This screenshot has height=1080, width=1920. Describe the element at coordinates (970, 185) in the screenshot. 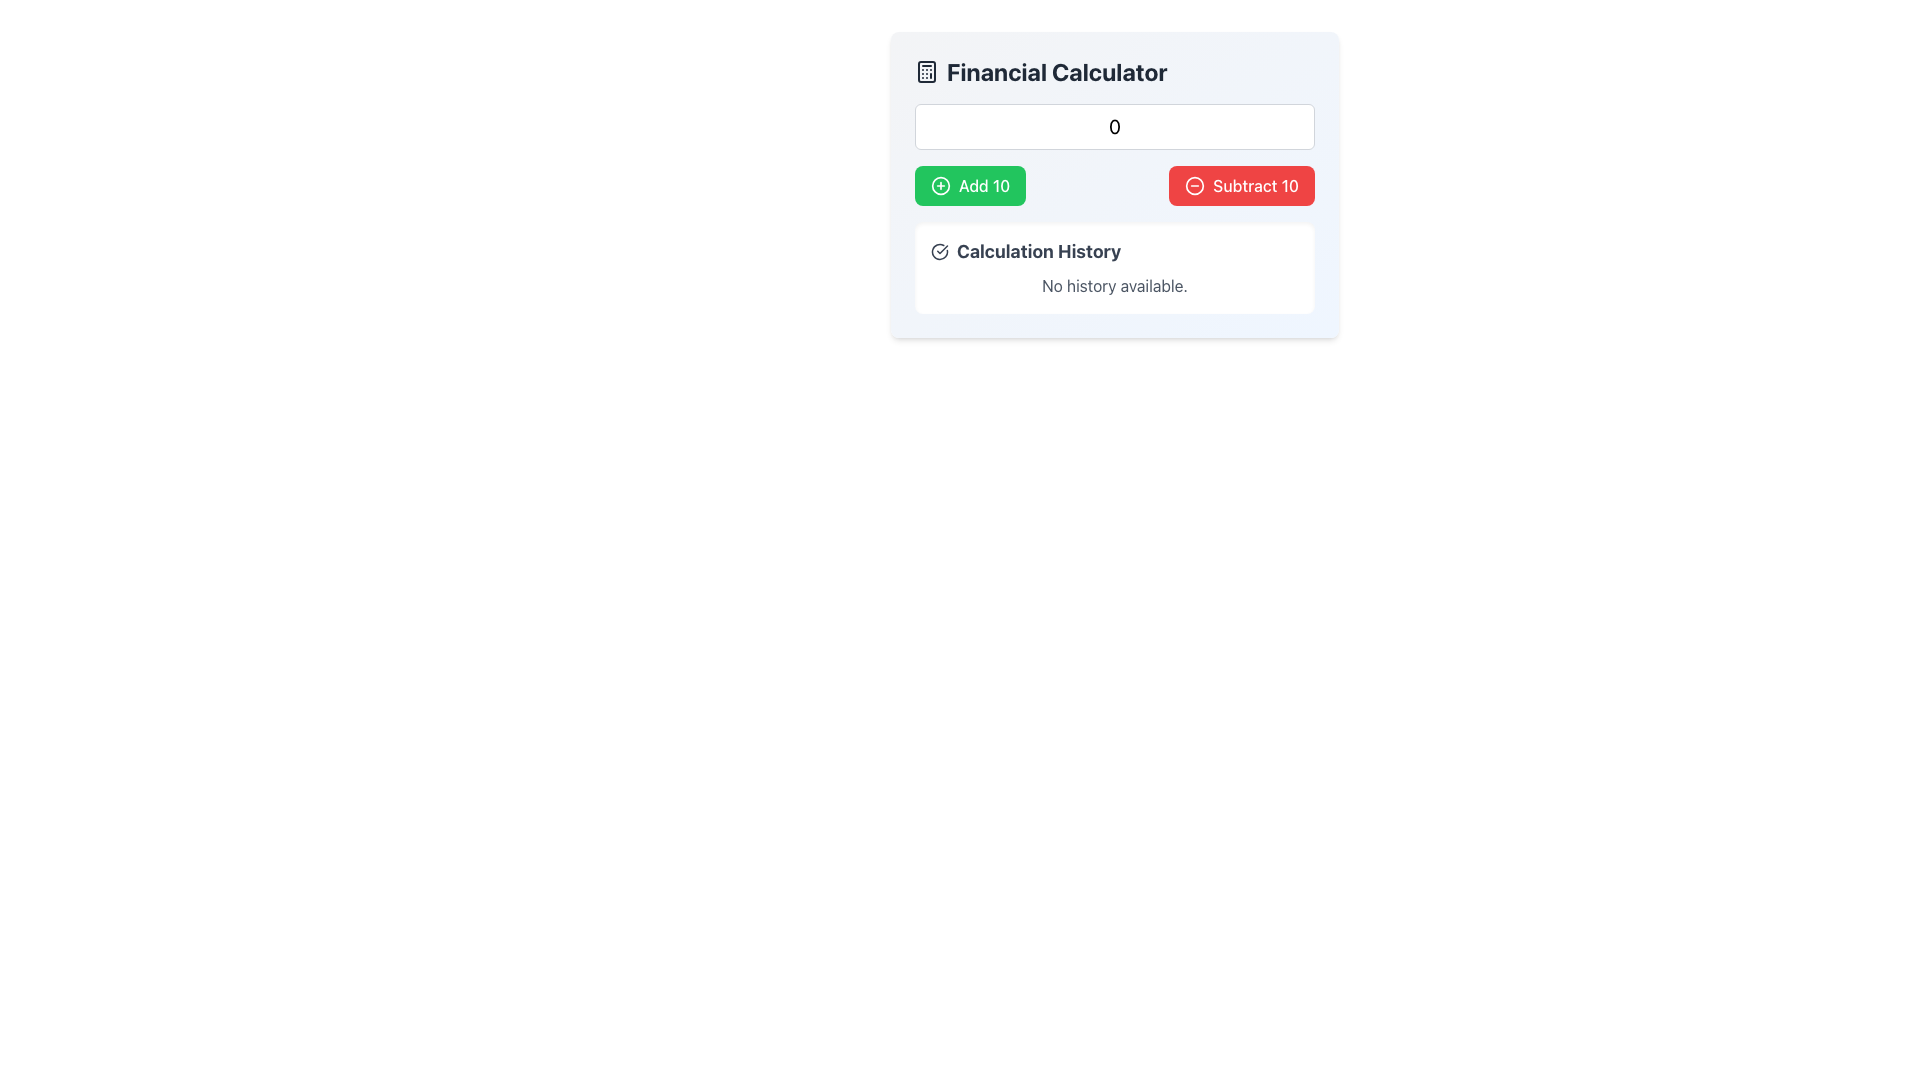

I see `the 'Add 10' button located below the input field in the 'Financial Calculator' component` at that location.